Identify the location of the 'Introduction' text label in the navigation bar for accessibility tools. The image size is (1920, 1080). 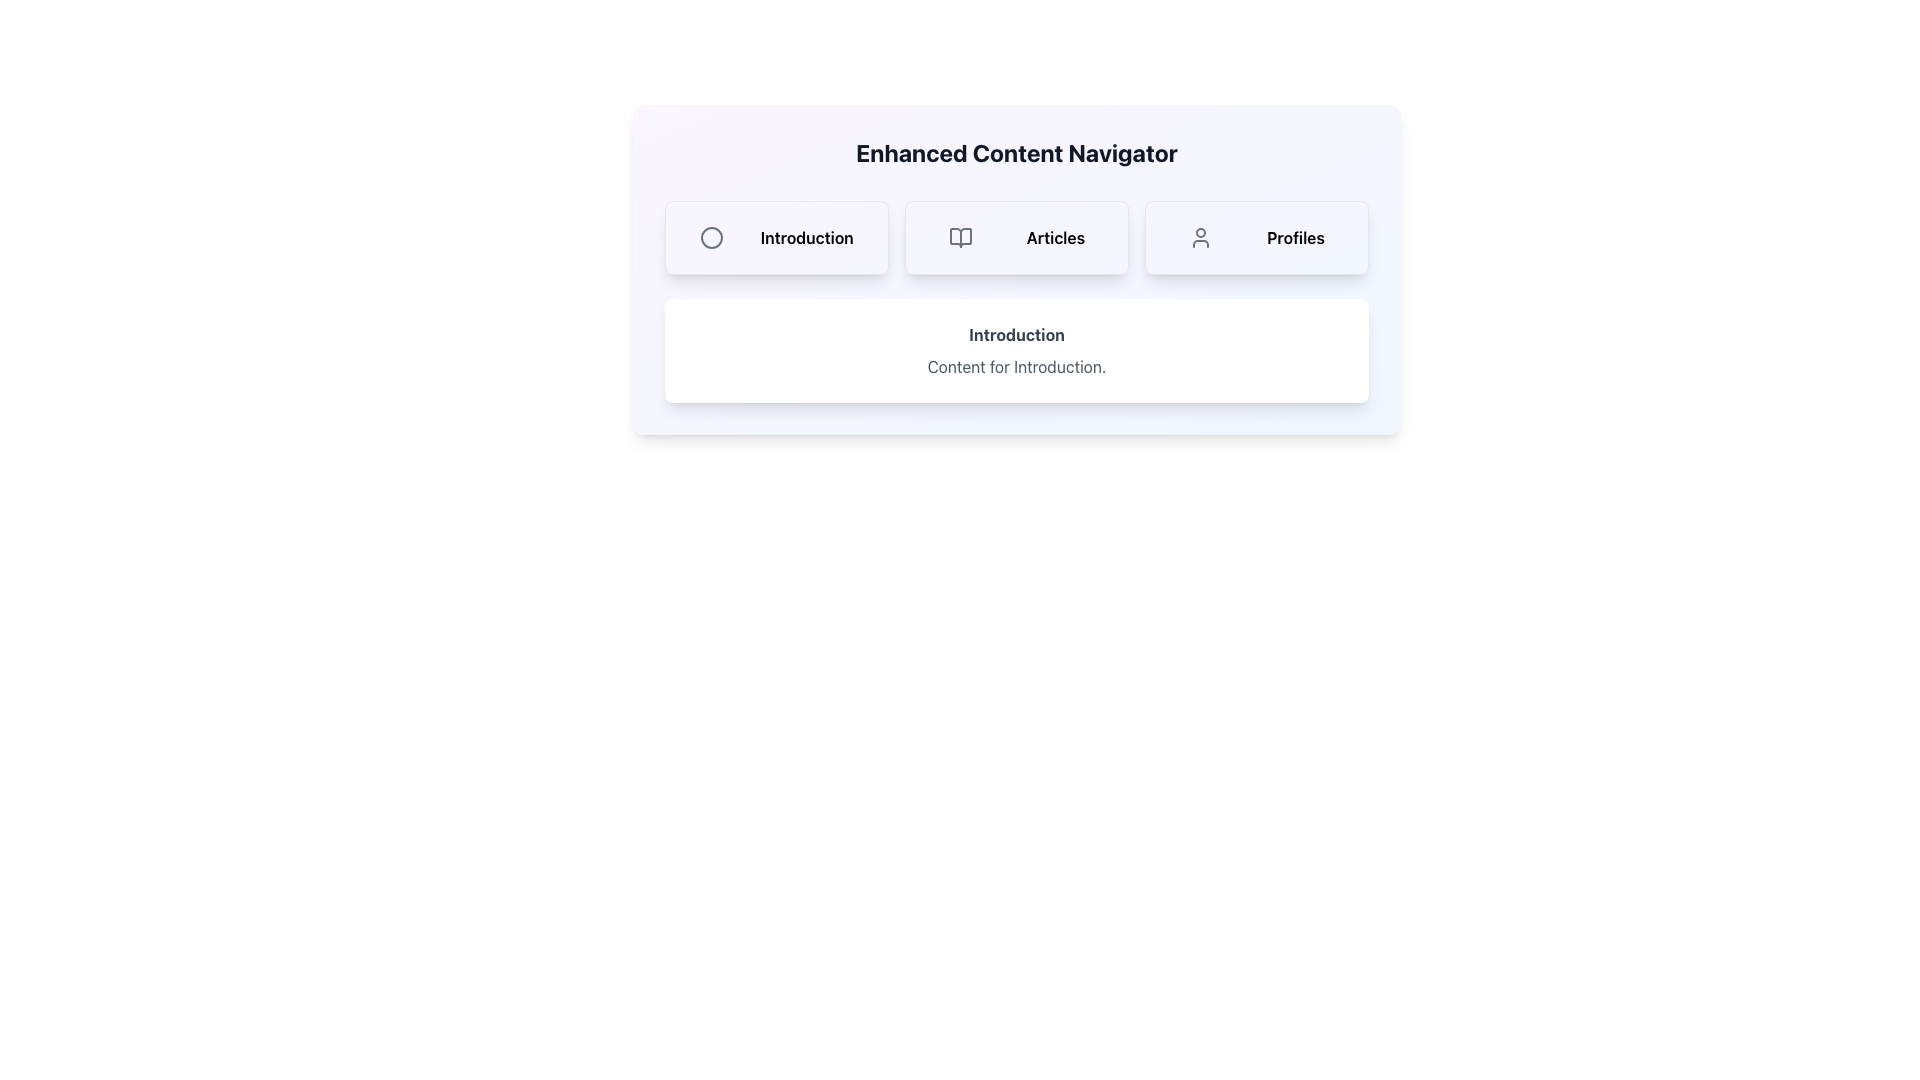
(807, 237).